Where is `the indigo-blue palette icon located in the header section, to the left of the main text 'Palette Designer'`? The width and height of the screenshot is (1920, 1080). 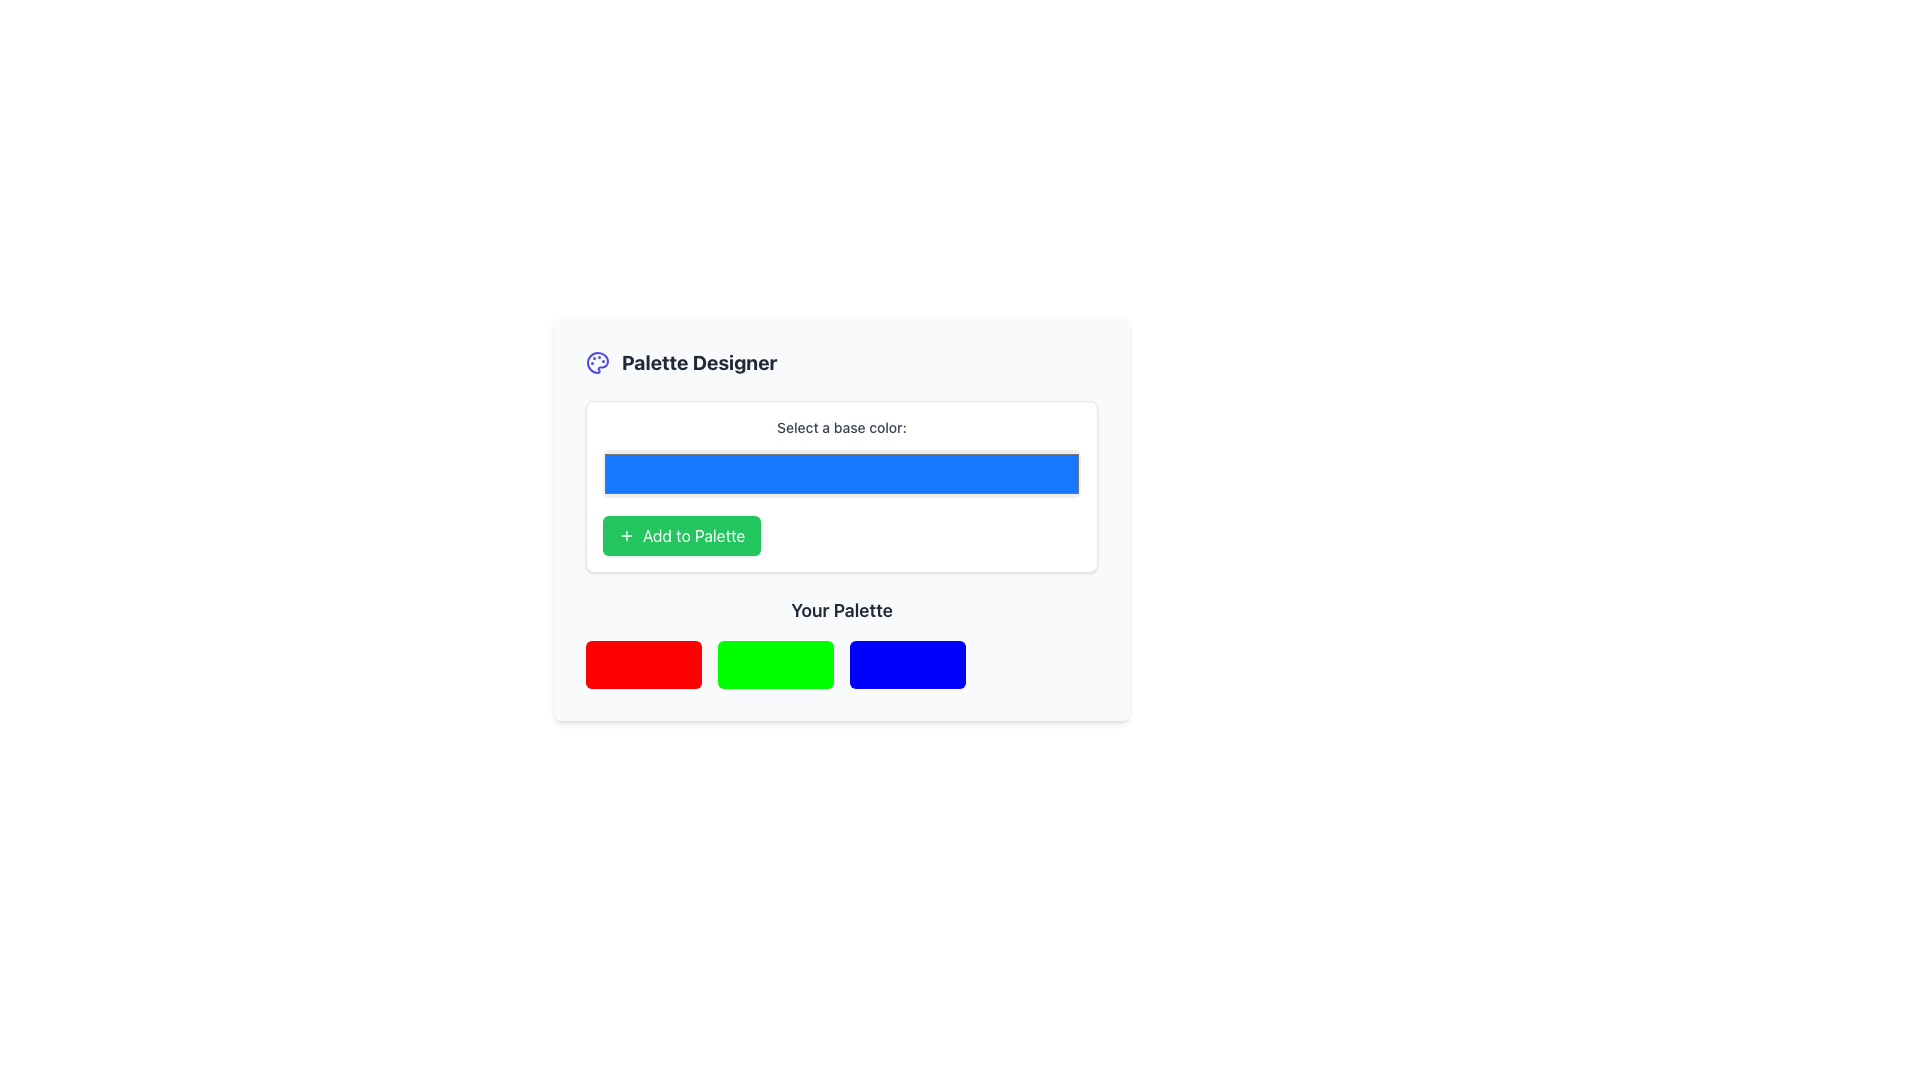
the indigo-blue palette icon located in the header section, to the left of the main text 'Palette Designer' is located at coordinates (597, 362).